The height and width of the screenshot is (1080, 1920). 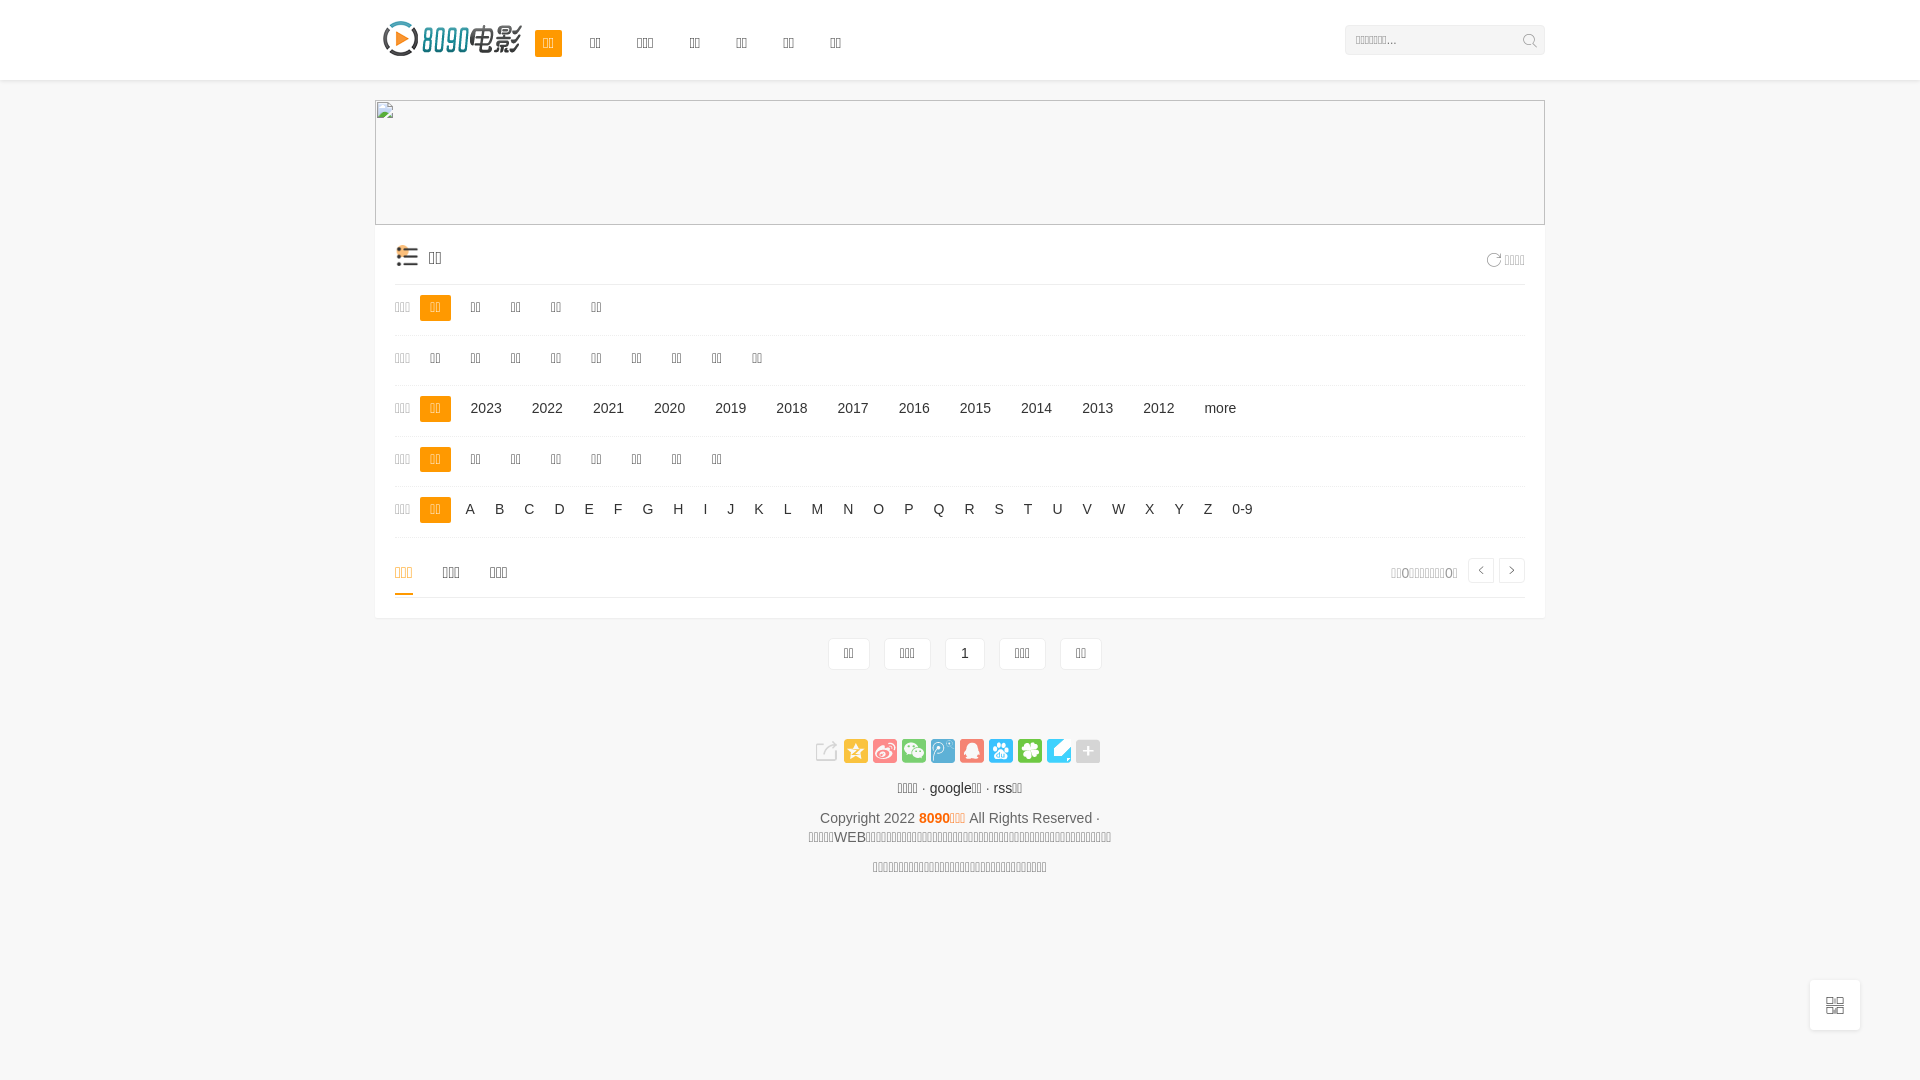 What do you see at coordinates (547, 407) in the screenshot?
I see `'2022'` at bounding box center [547, 407].